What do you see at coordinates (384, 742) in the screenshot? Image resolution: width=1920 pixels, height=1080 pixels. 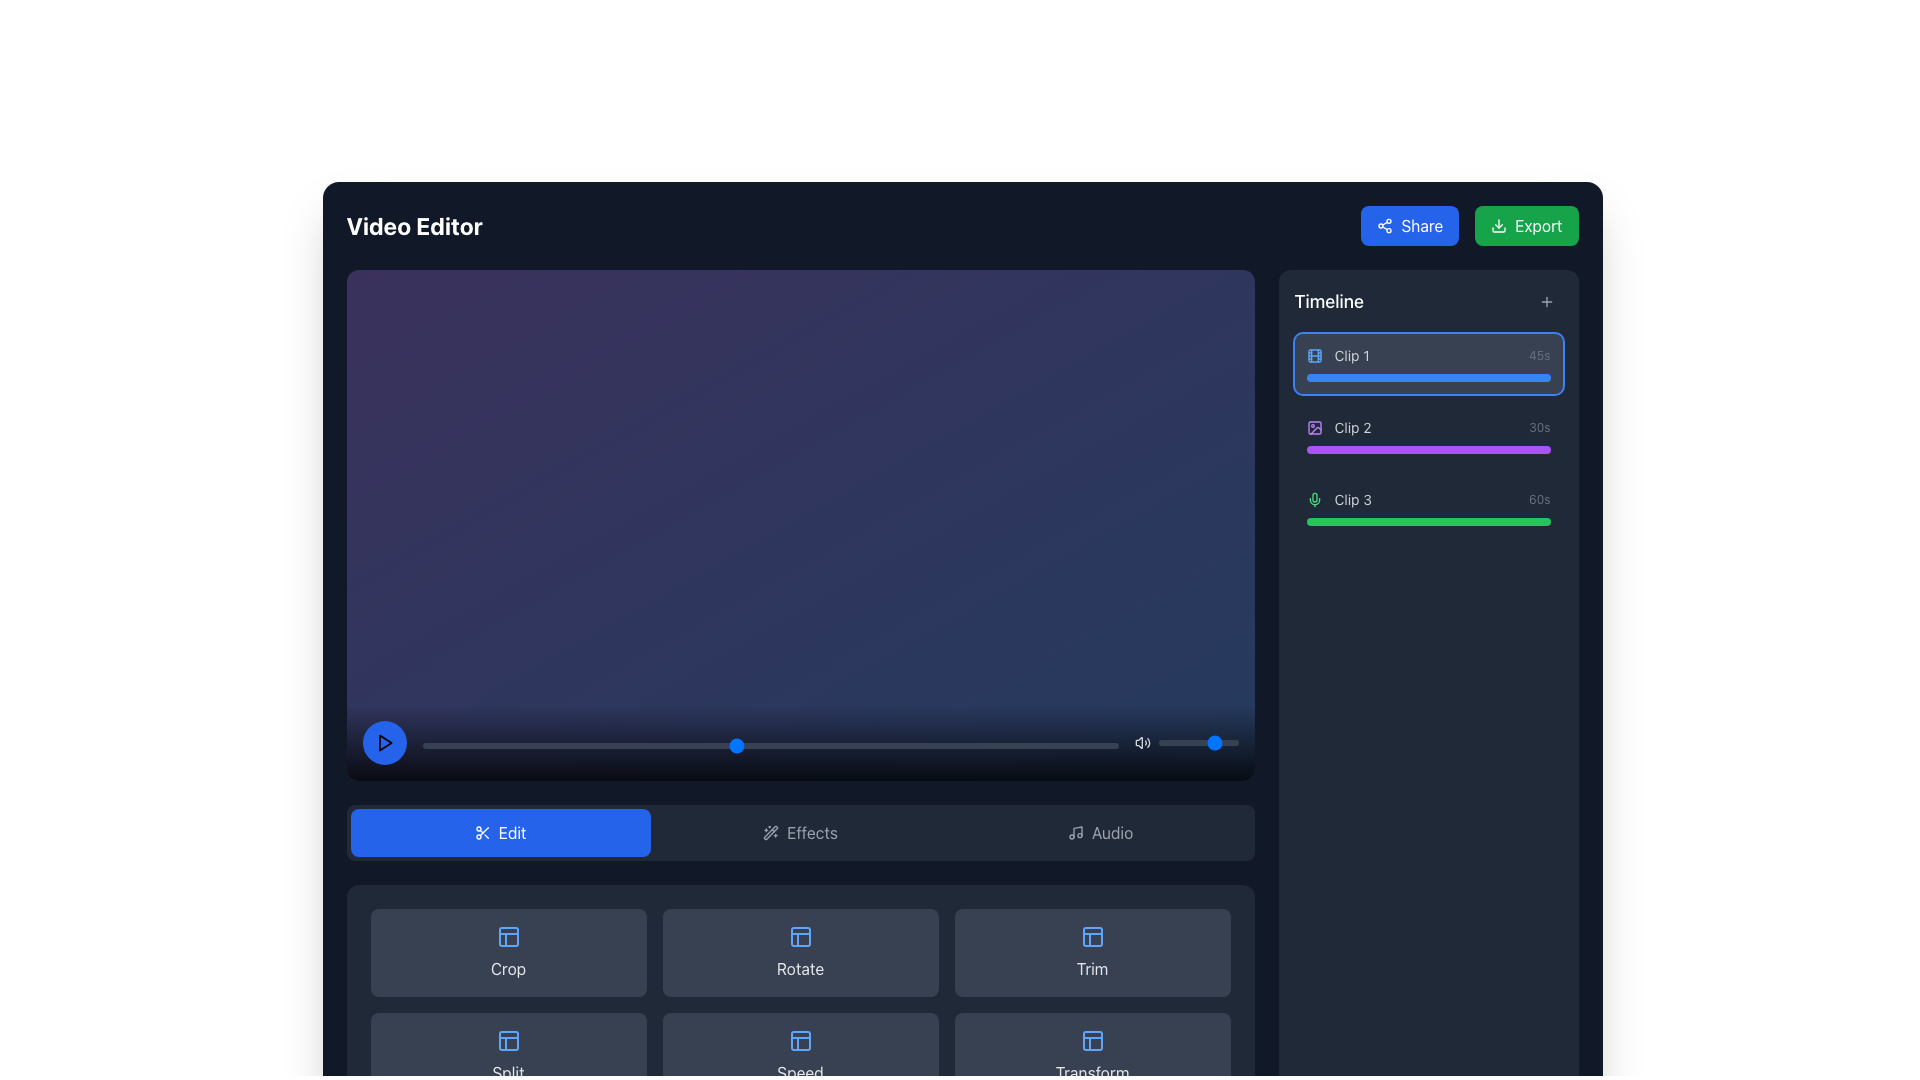 I see `the circular blue button with a play icon located at the bottom-left corner of the video preview section` at bounding box center [384, 742].